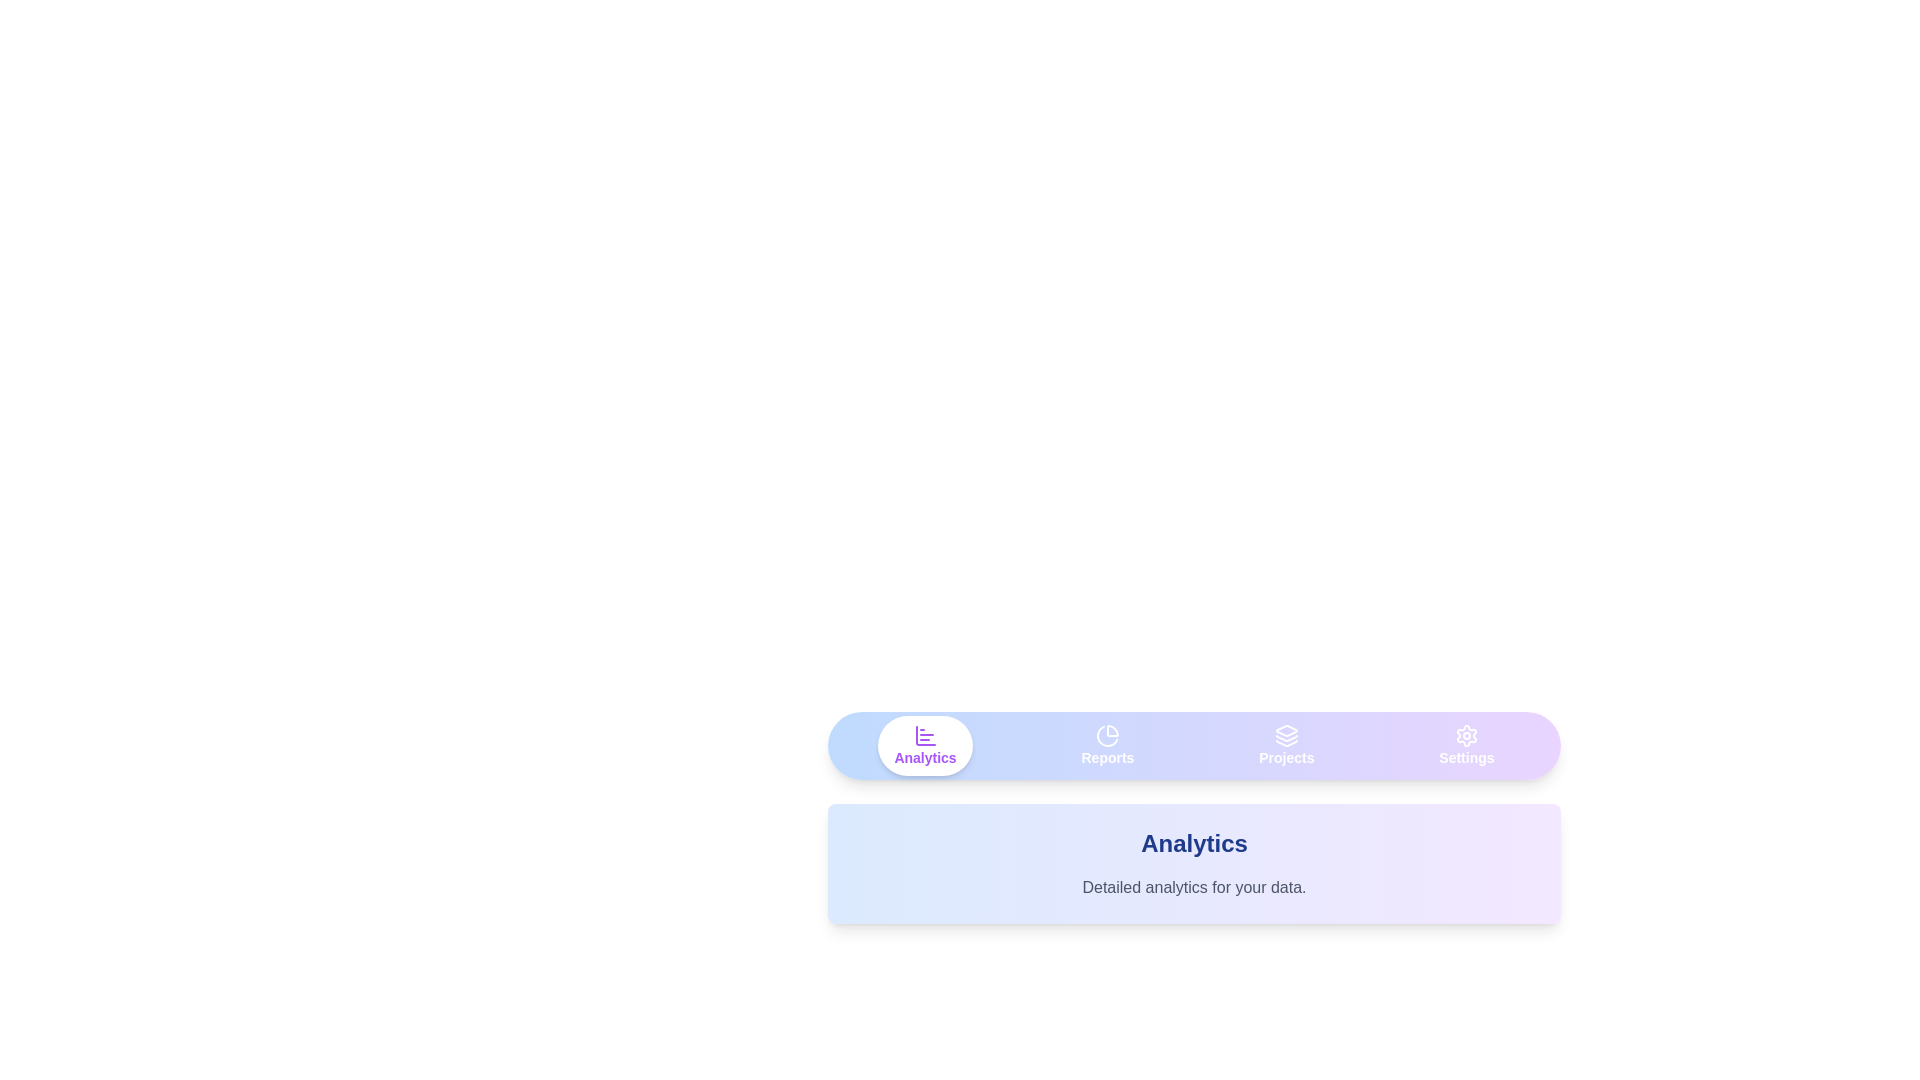  I want to click on the tab labeled Analytics to view its content, so click(924, 745).